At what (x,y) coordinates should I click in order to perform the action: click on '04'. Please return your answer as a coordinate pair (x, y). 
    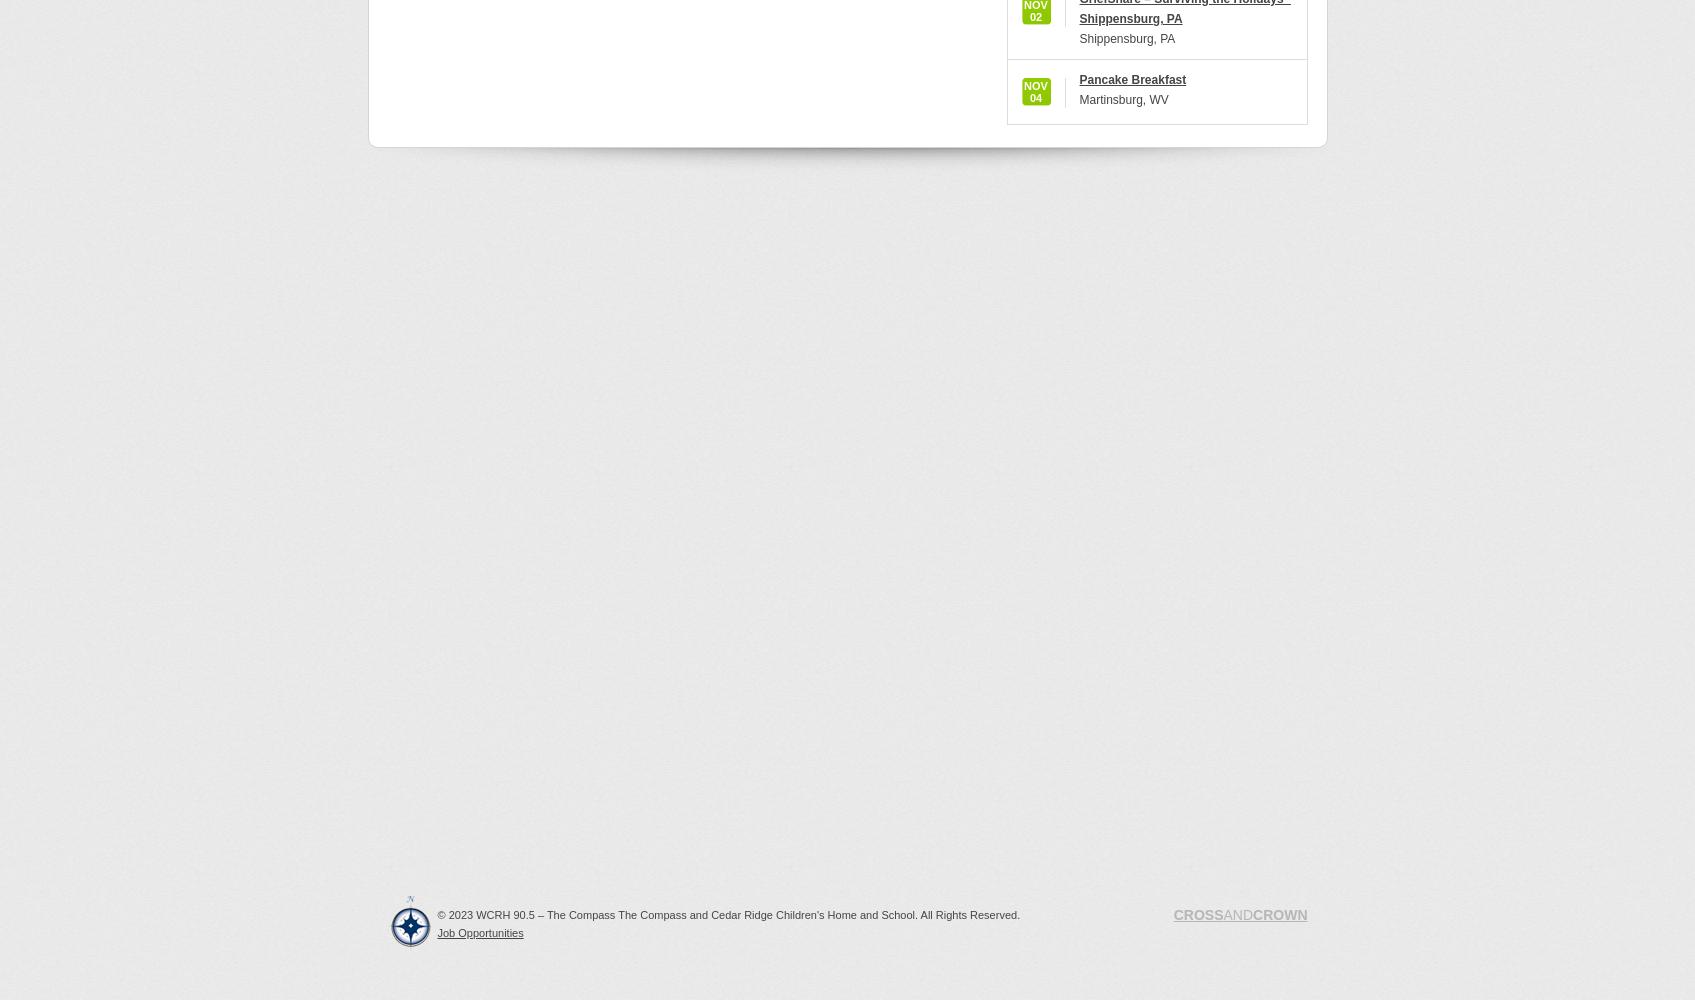
    Looking at the image, I should click on (1034, 97).